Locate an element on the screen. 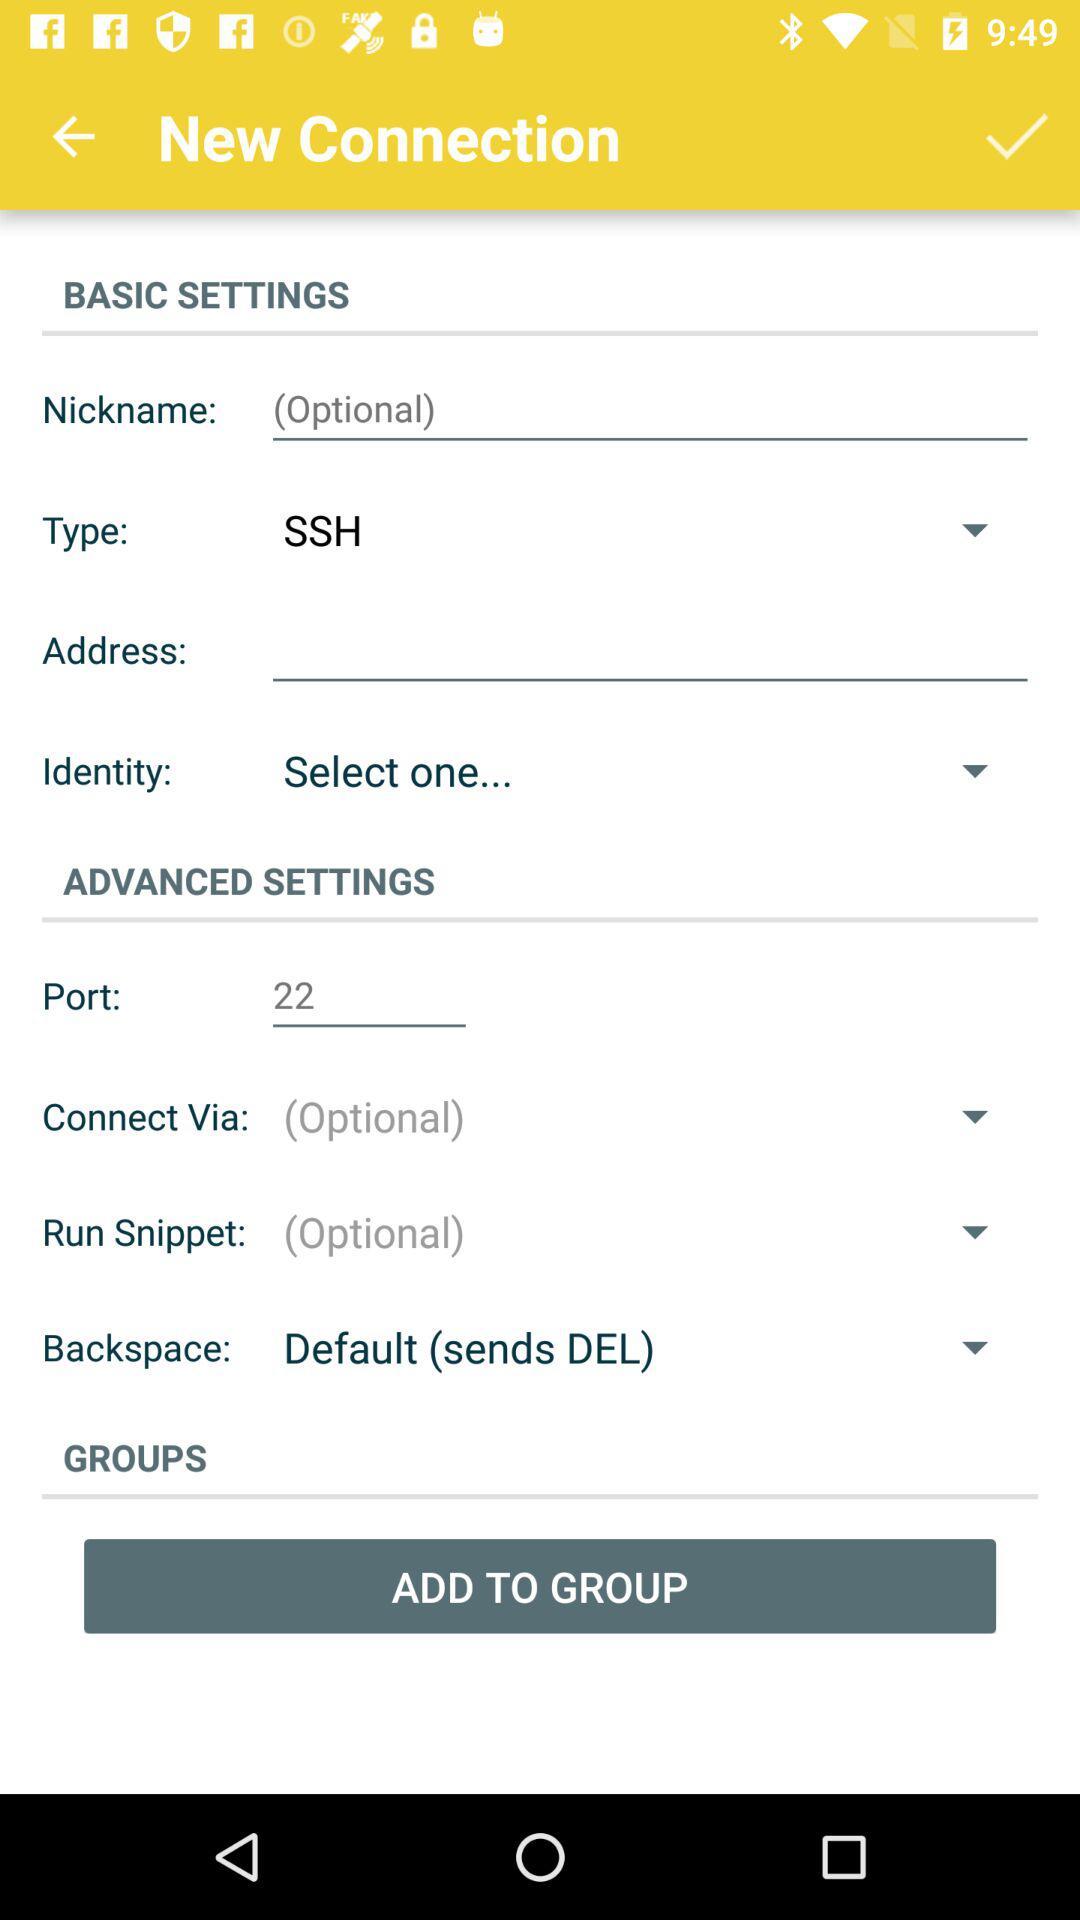  nickname is located at coordinates (650, 408).